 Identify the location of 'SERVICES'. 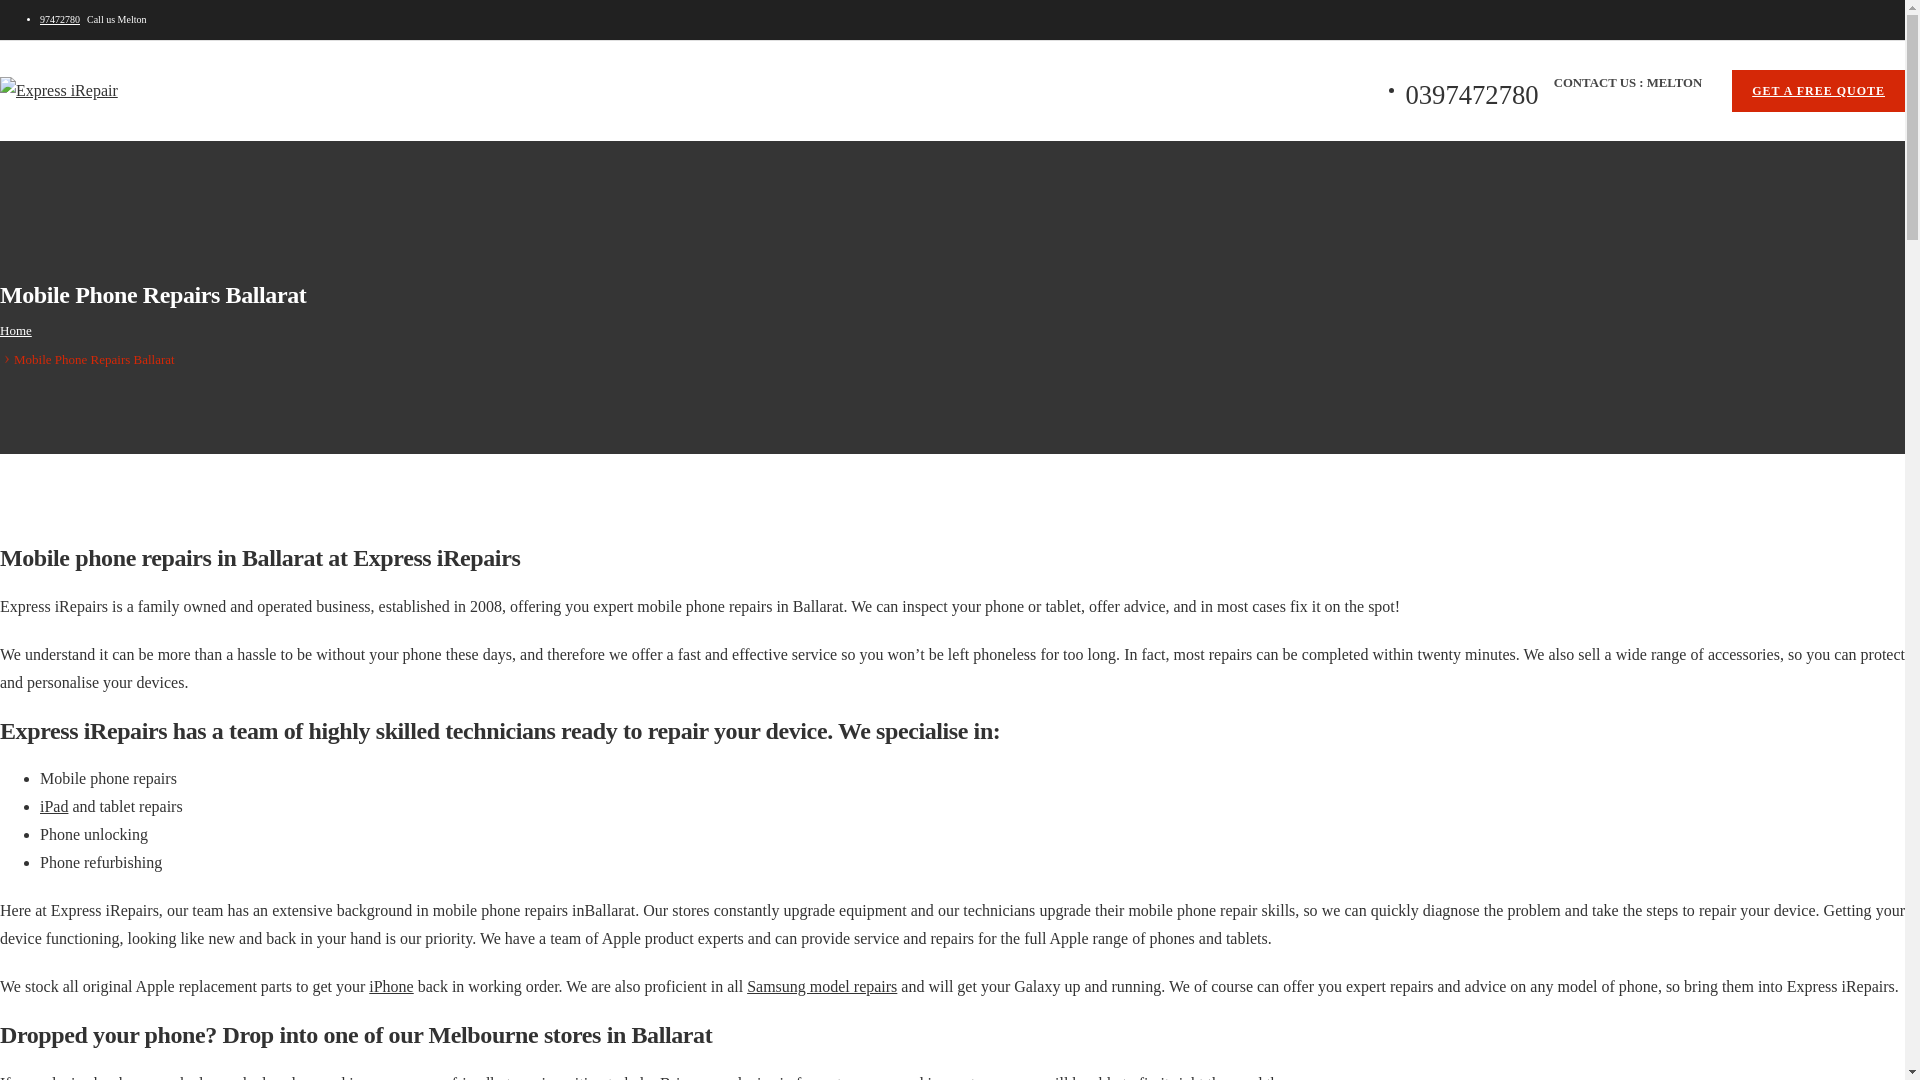
(252, 169).